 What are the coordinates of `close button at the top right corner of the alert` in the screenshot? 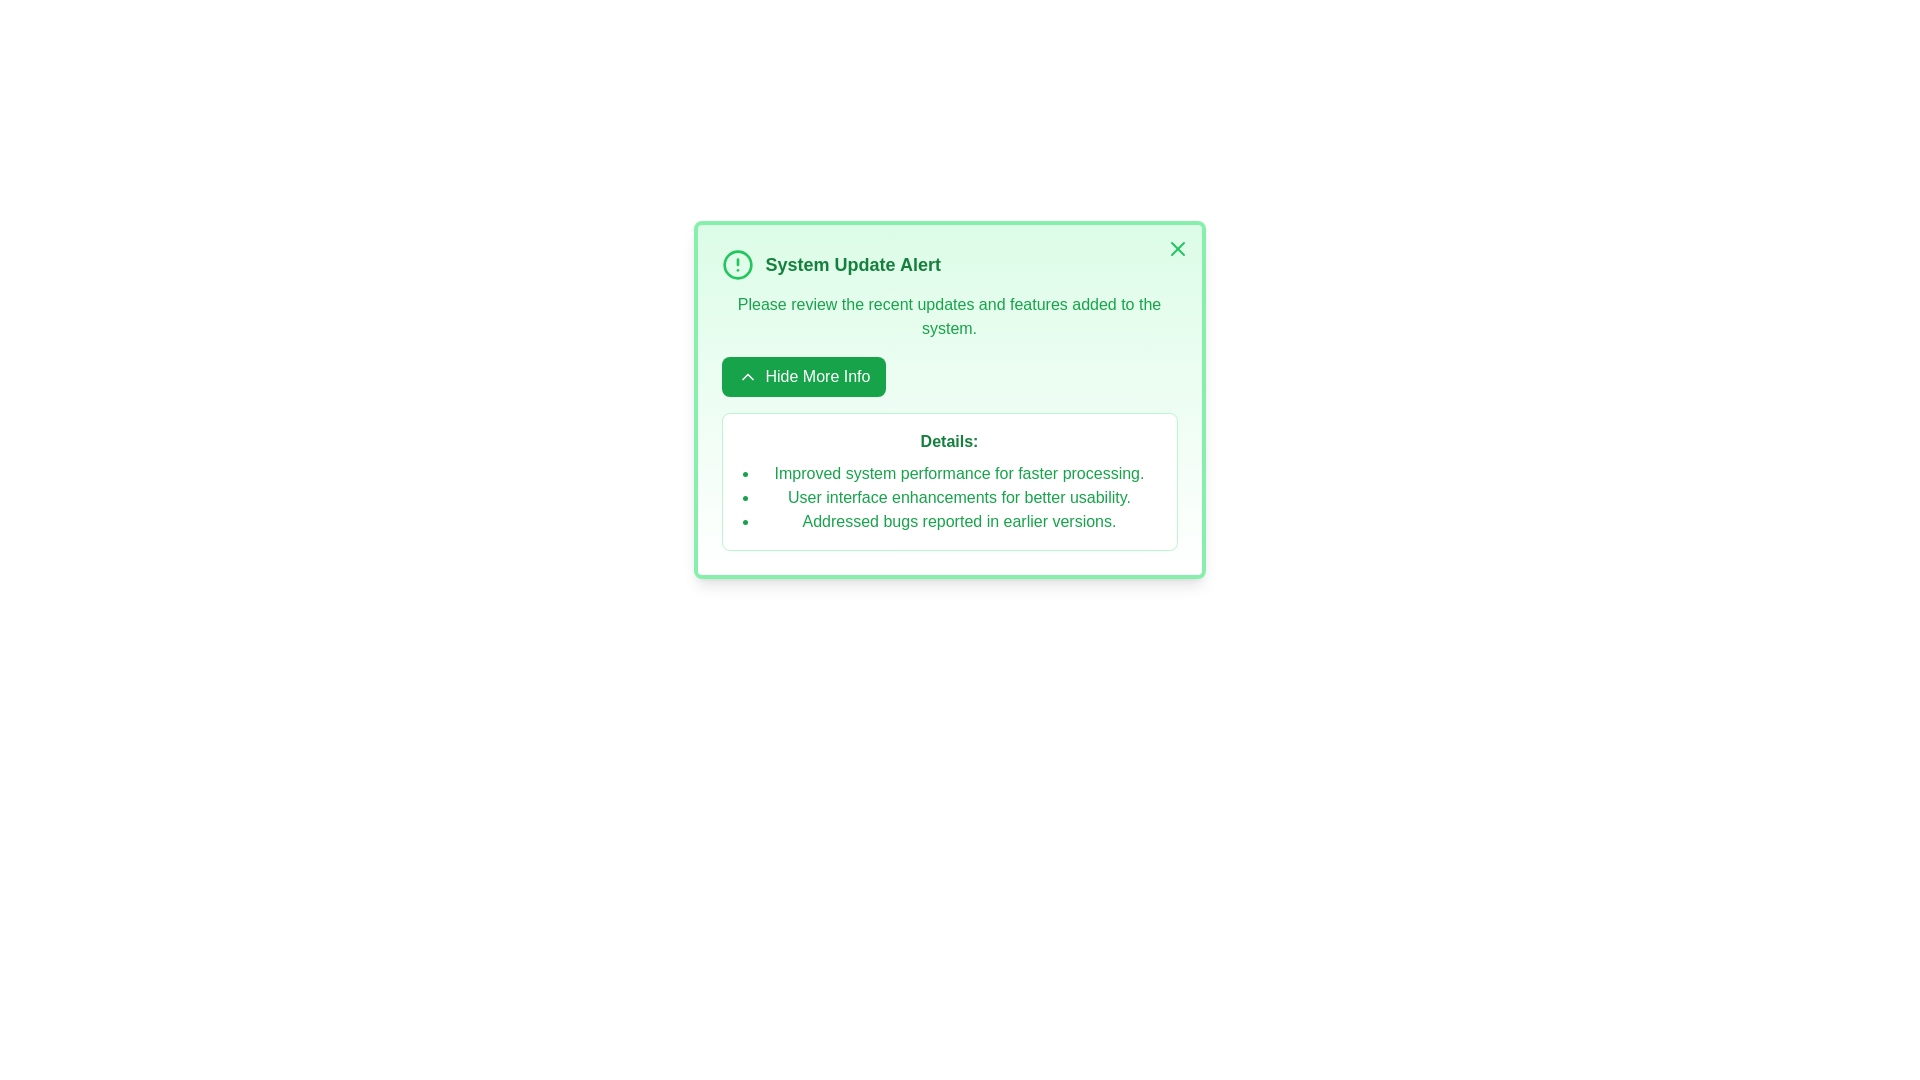 It's located at (1177, 248).